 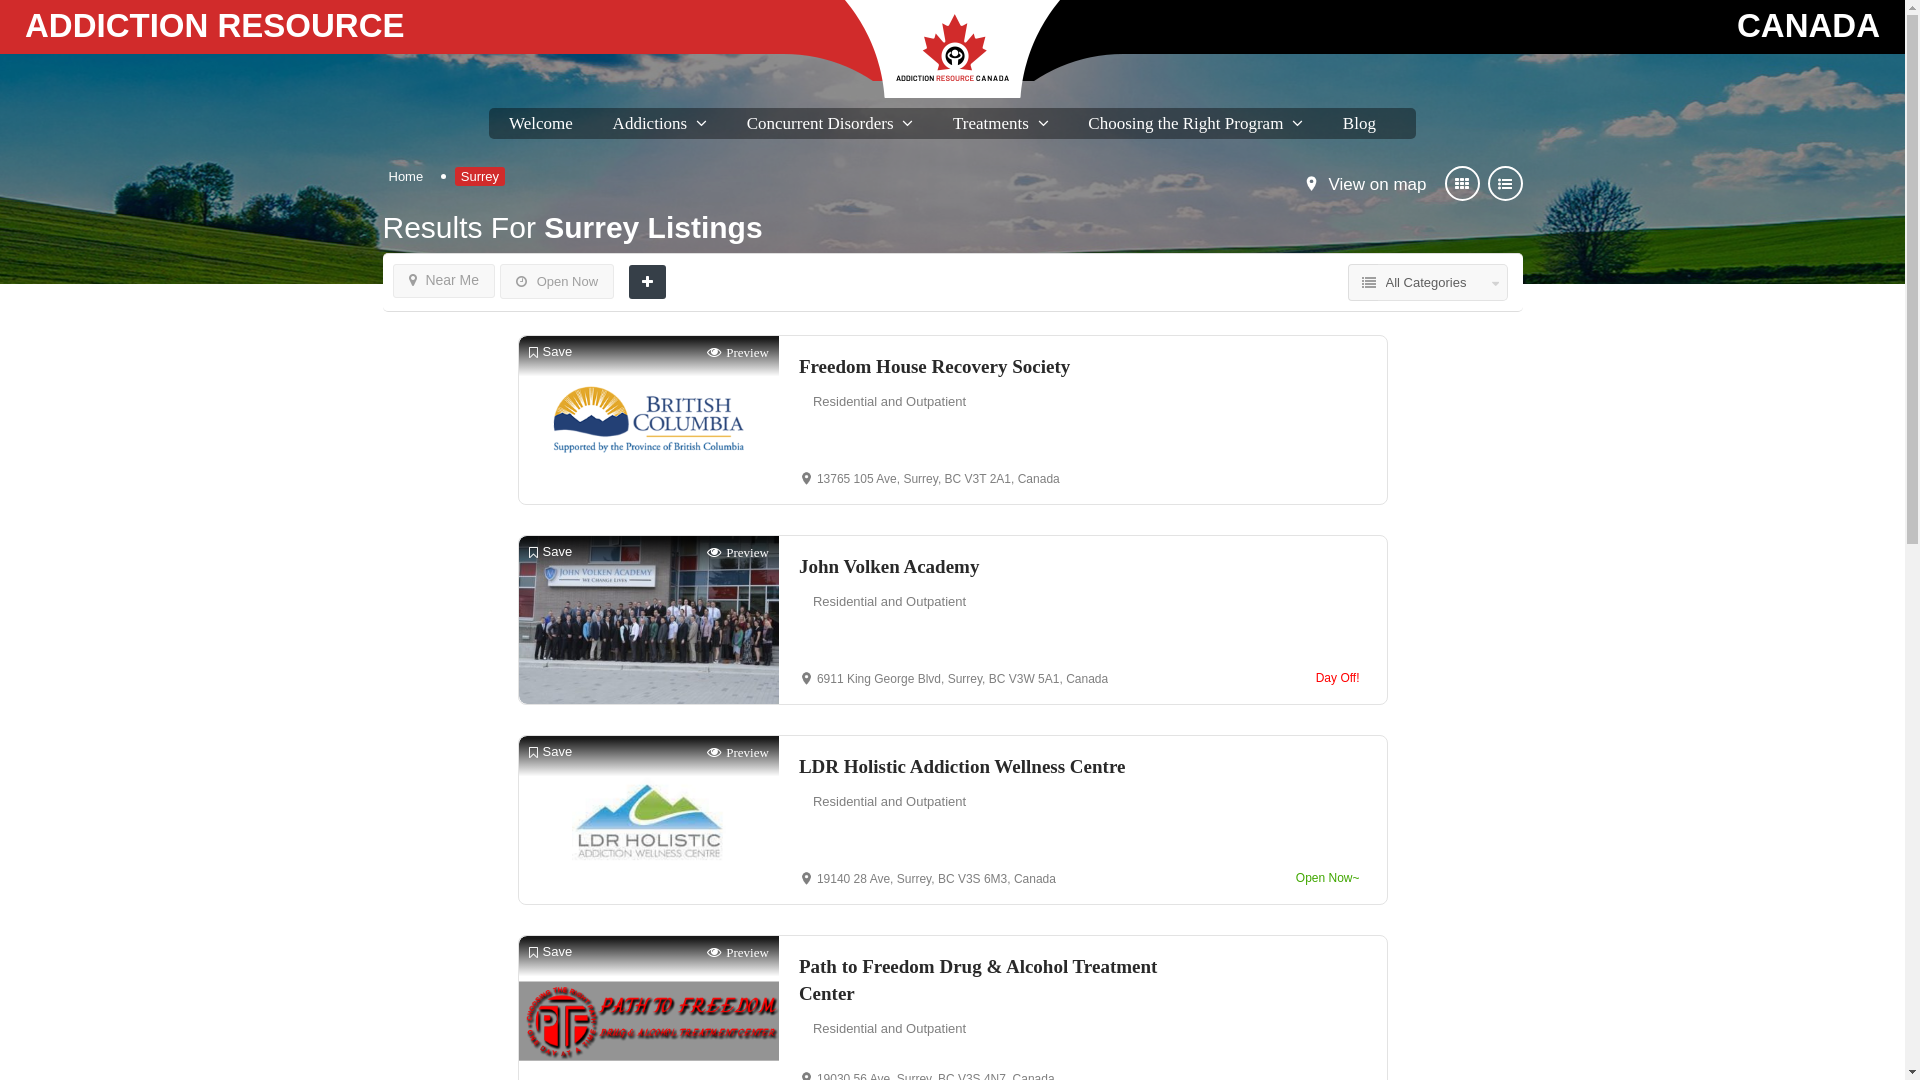 What do you see at coordinates (1328, 877) in the screenshot?
I see `'Open Now~'` at bounding box center [1328, 877].